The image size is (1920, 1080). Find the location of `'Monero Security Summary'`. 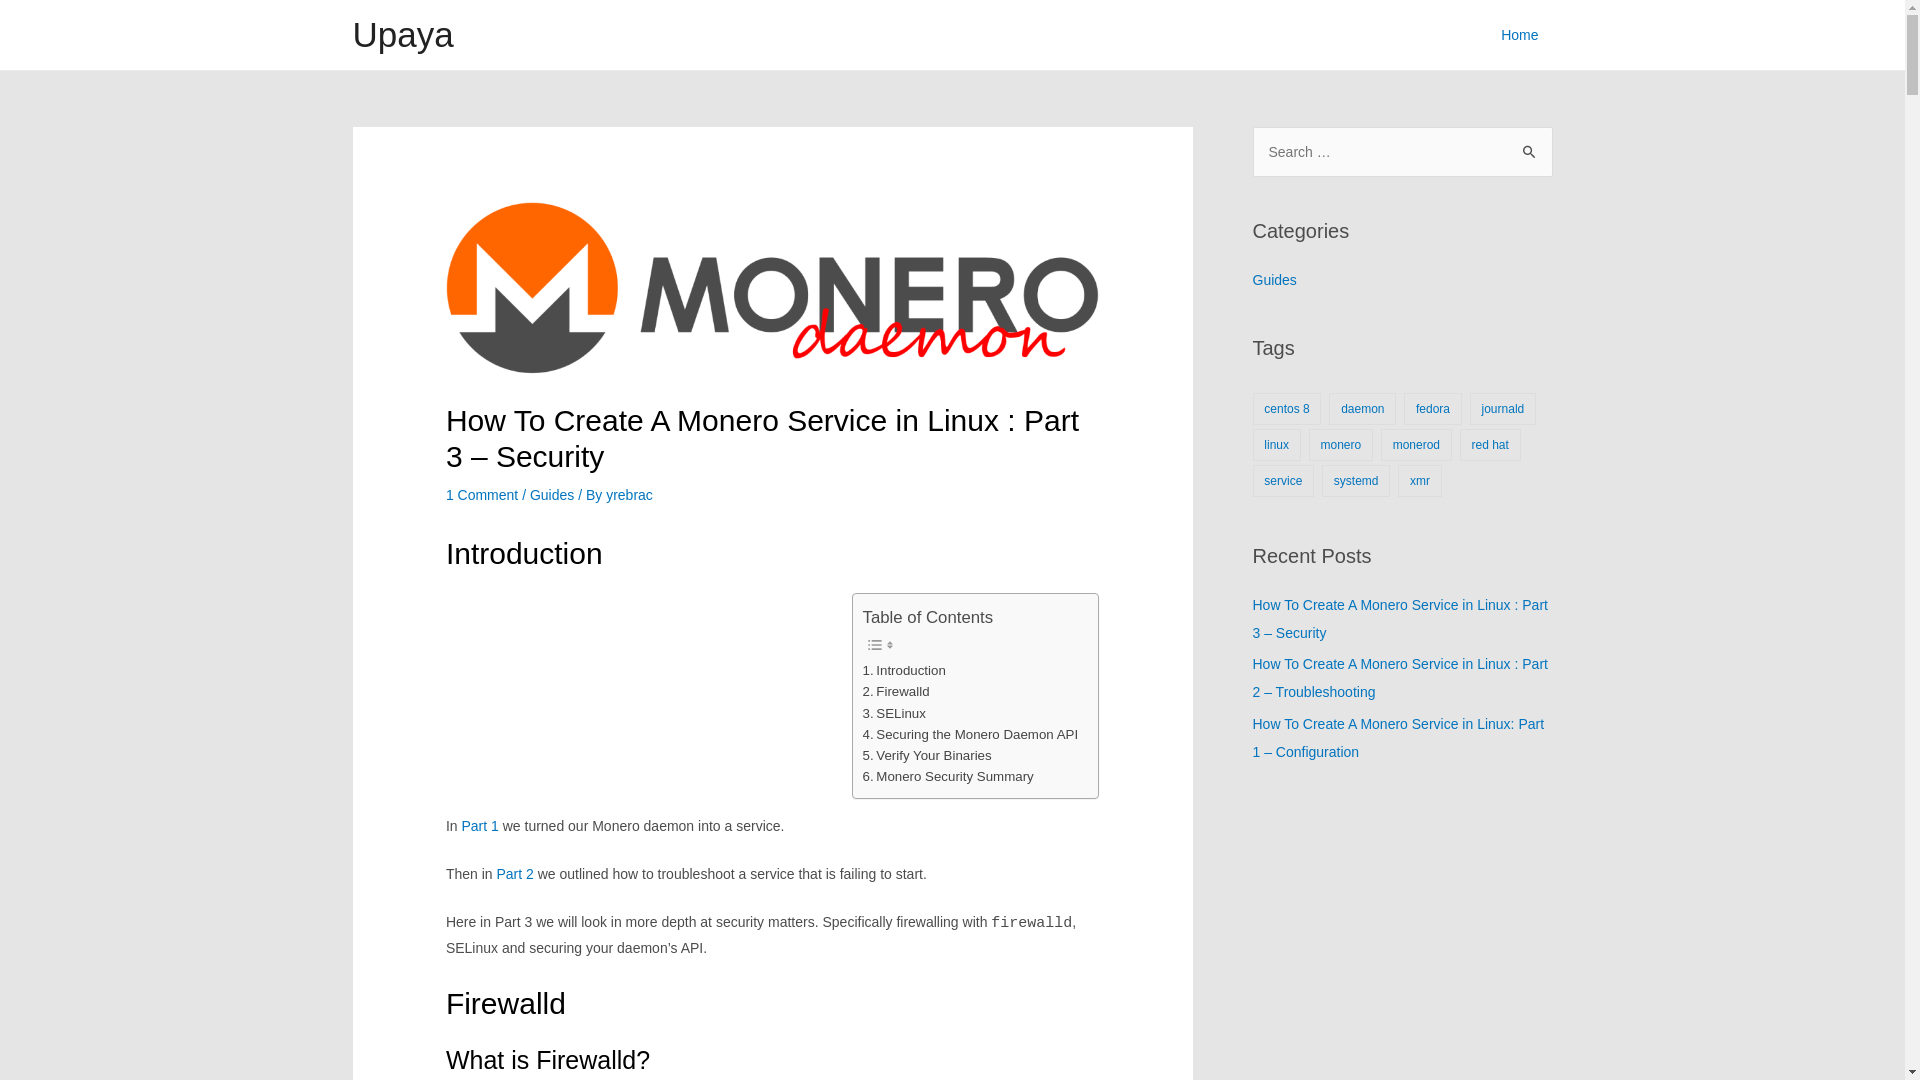

'Monero Security Summary' is located at coordinates (947, 775).